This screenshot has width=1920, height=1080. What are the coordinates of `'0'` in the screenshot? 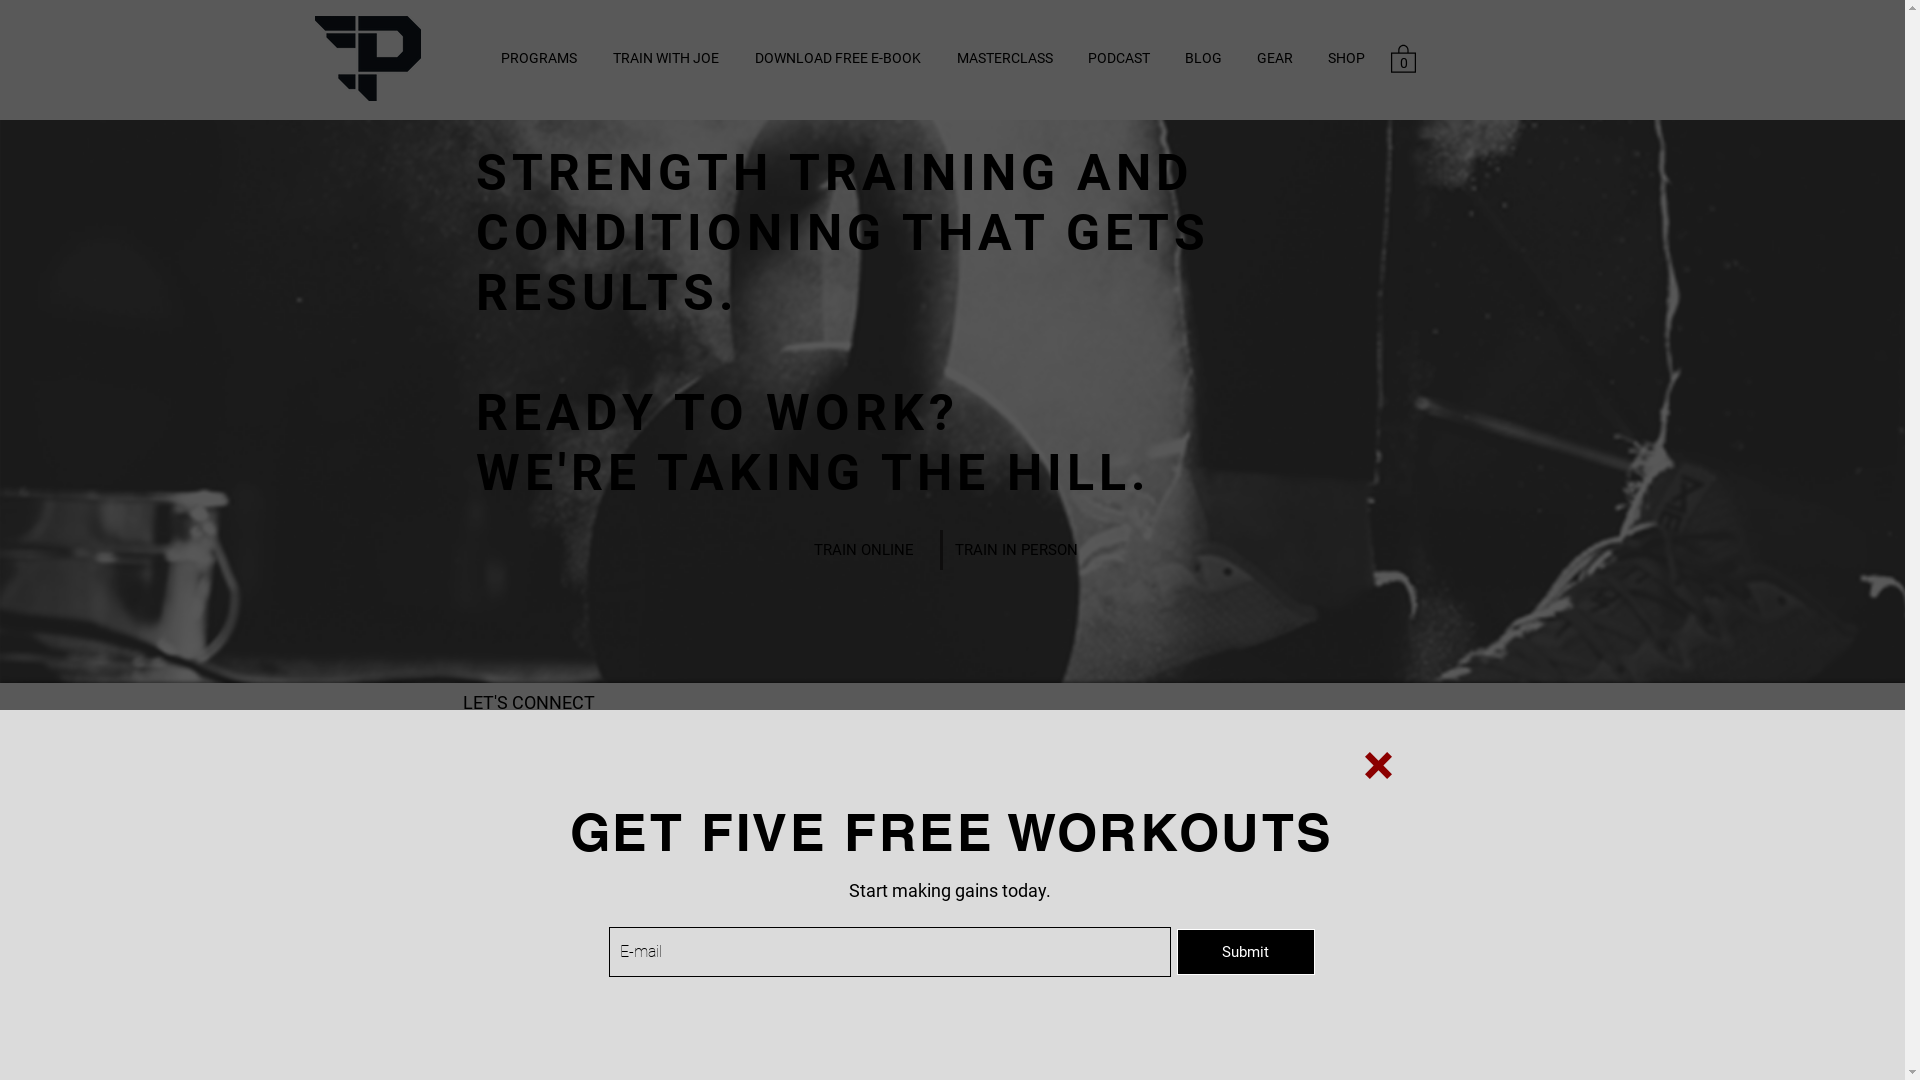 It's located at (1401, 56).